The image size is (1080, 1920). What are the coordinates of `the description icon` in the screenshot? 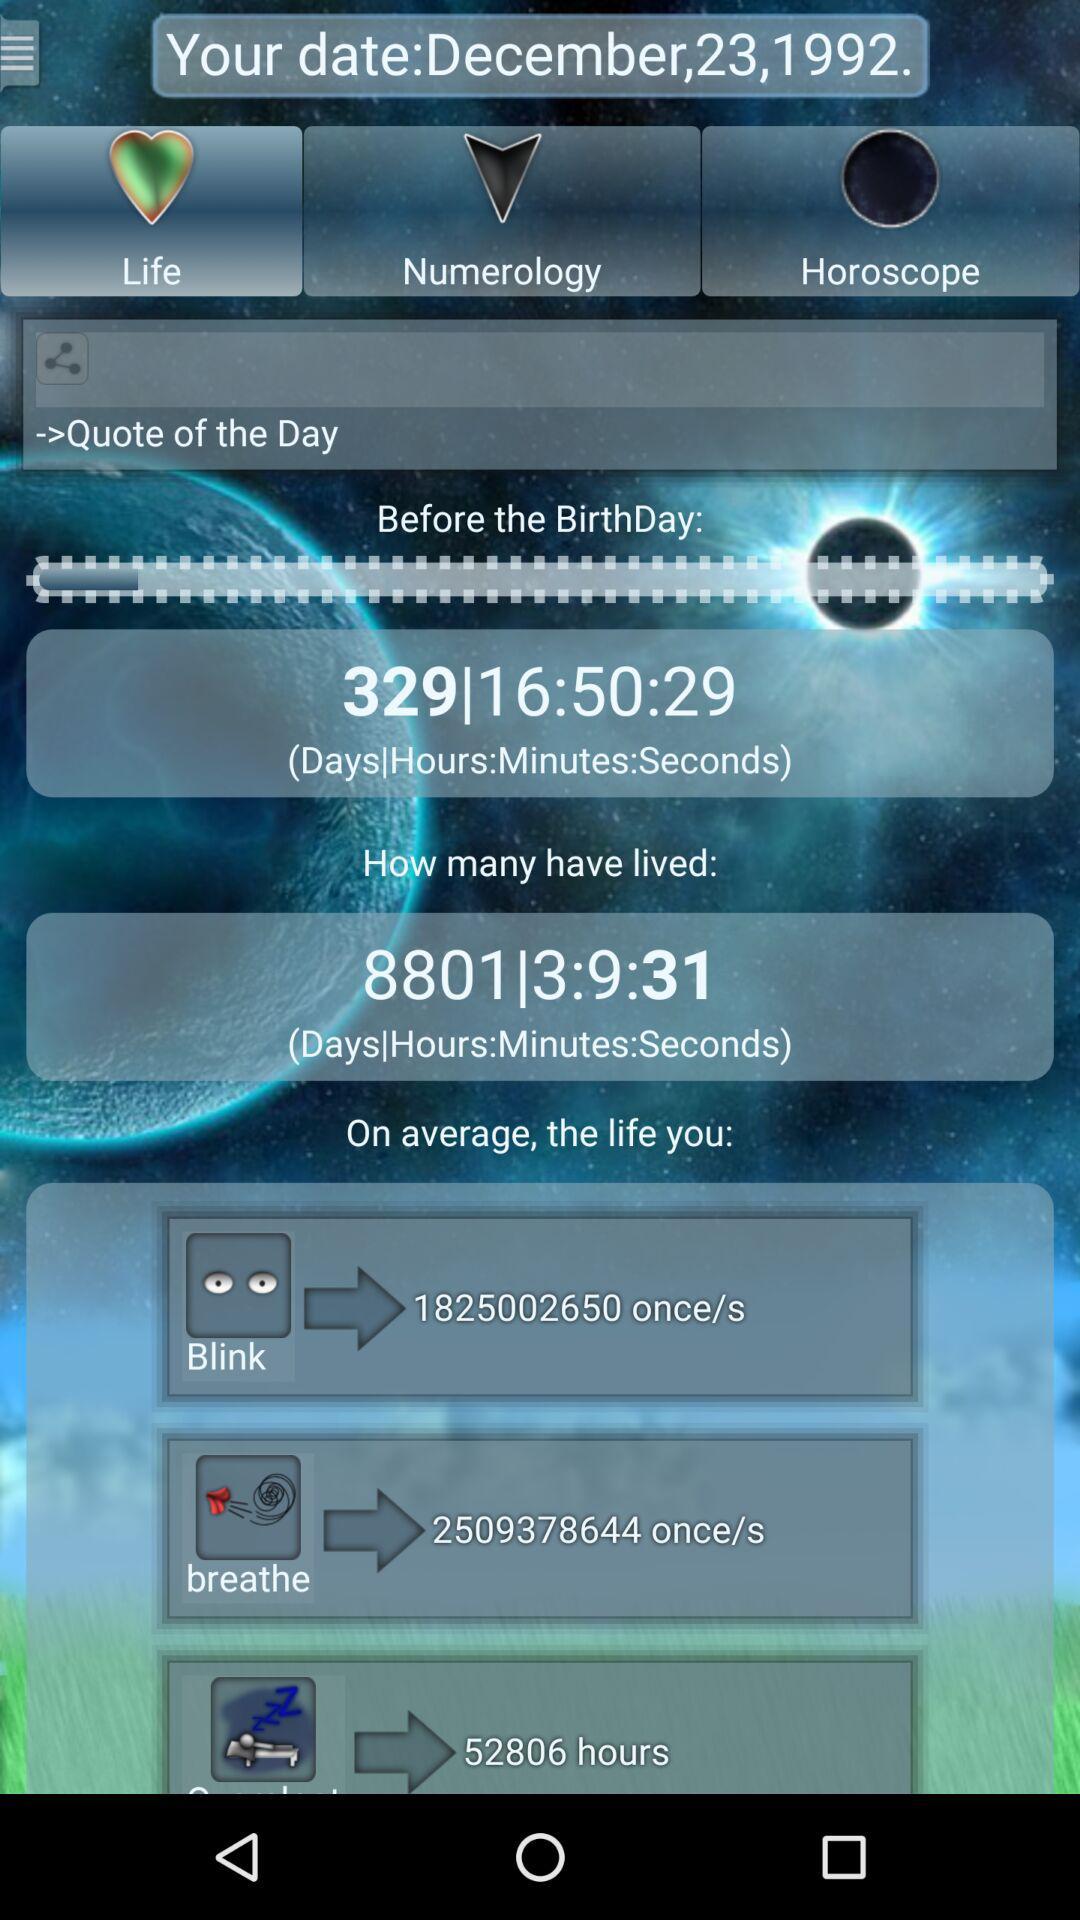 It's located at (22, 56).